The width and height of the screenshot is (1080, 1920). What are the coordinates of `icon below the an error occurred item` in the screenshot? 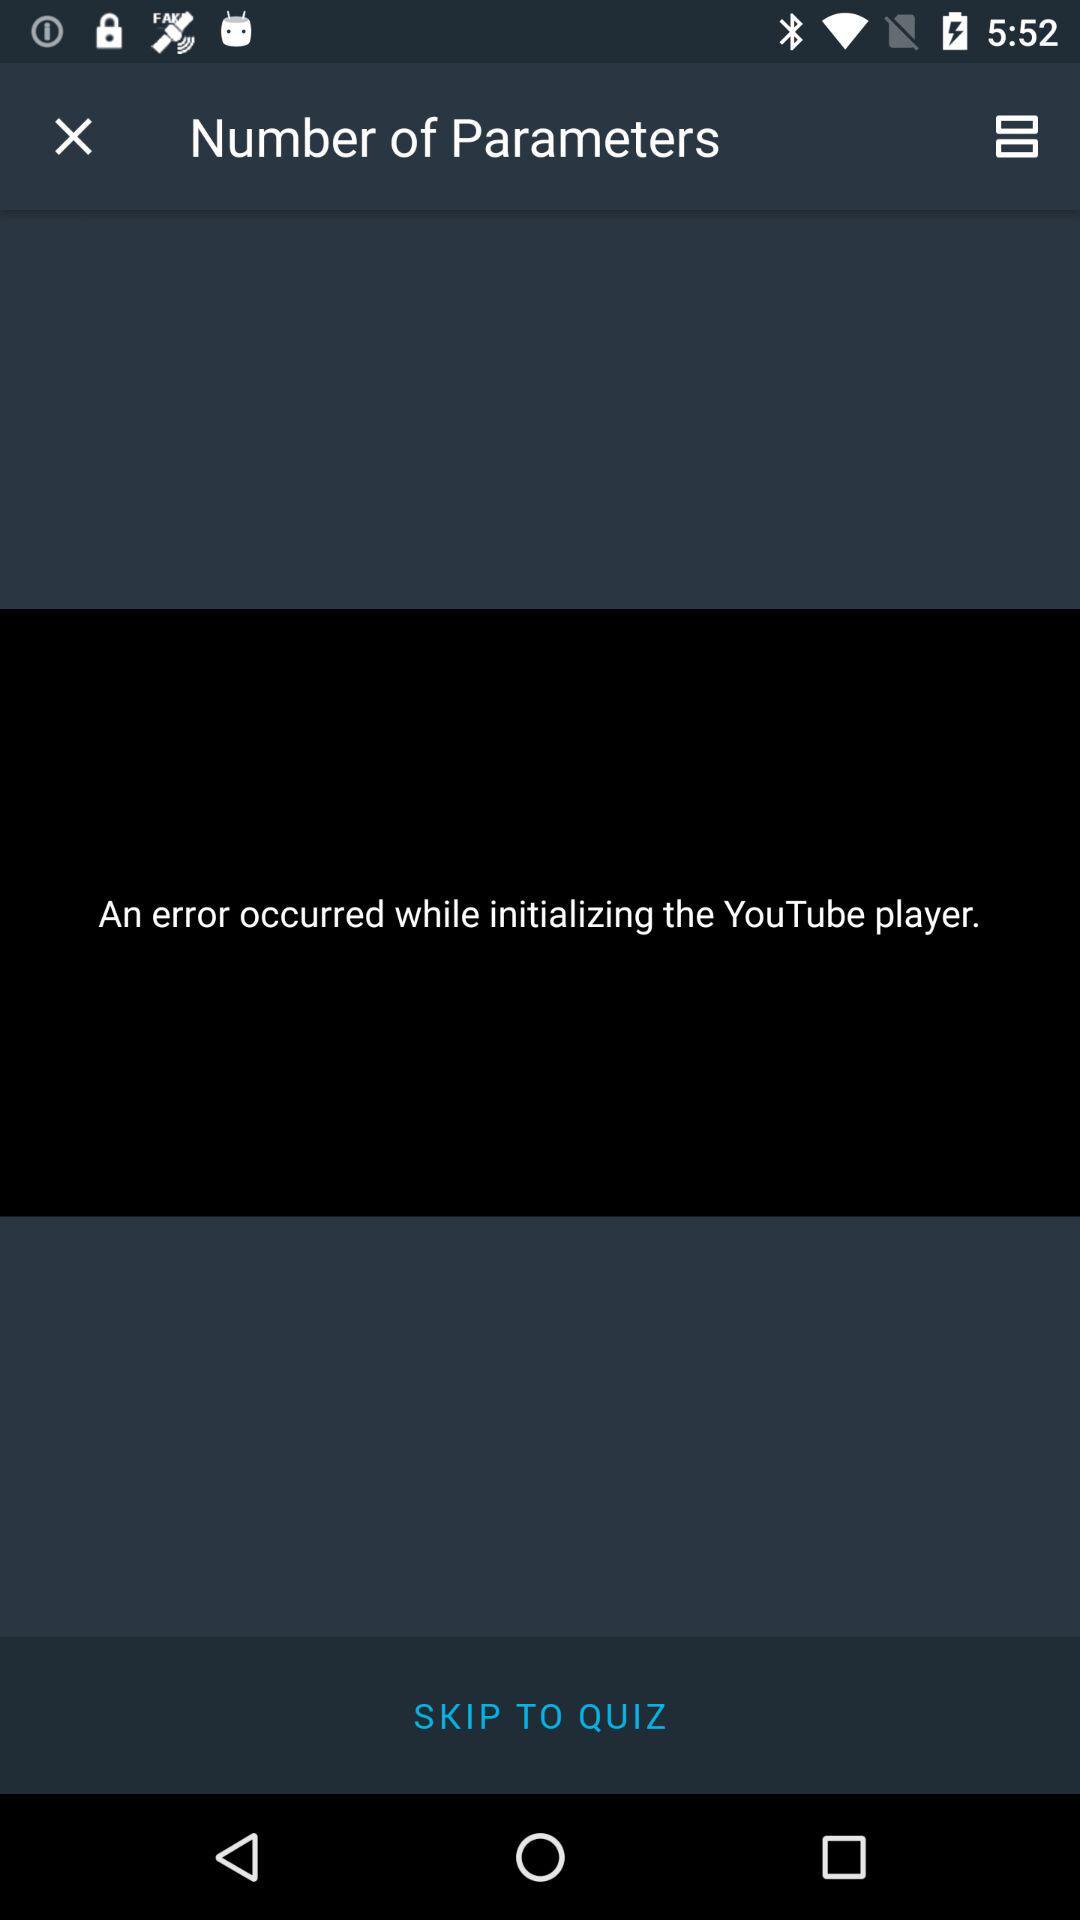 It's located at (540, 1714).